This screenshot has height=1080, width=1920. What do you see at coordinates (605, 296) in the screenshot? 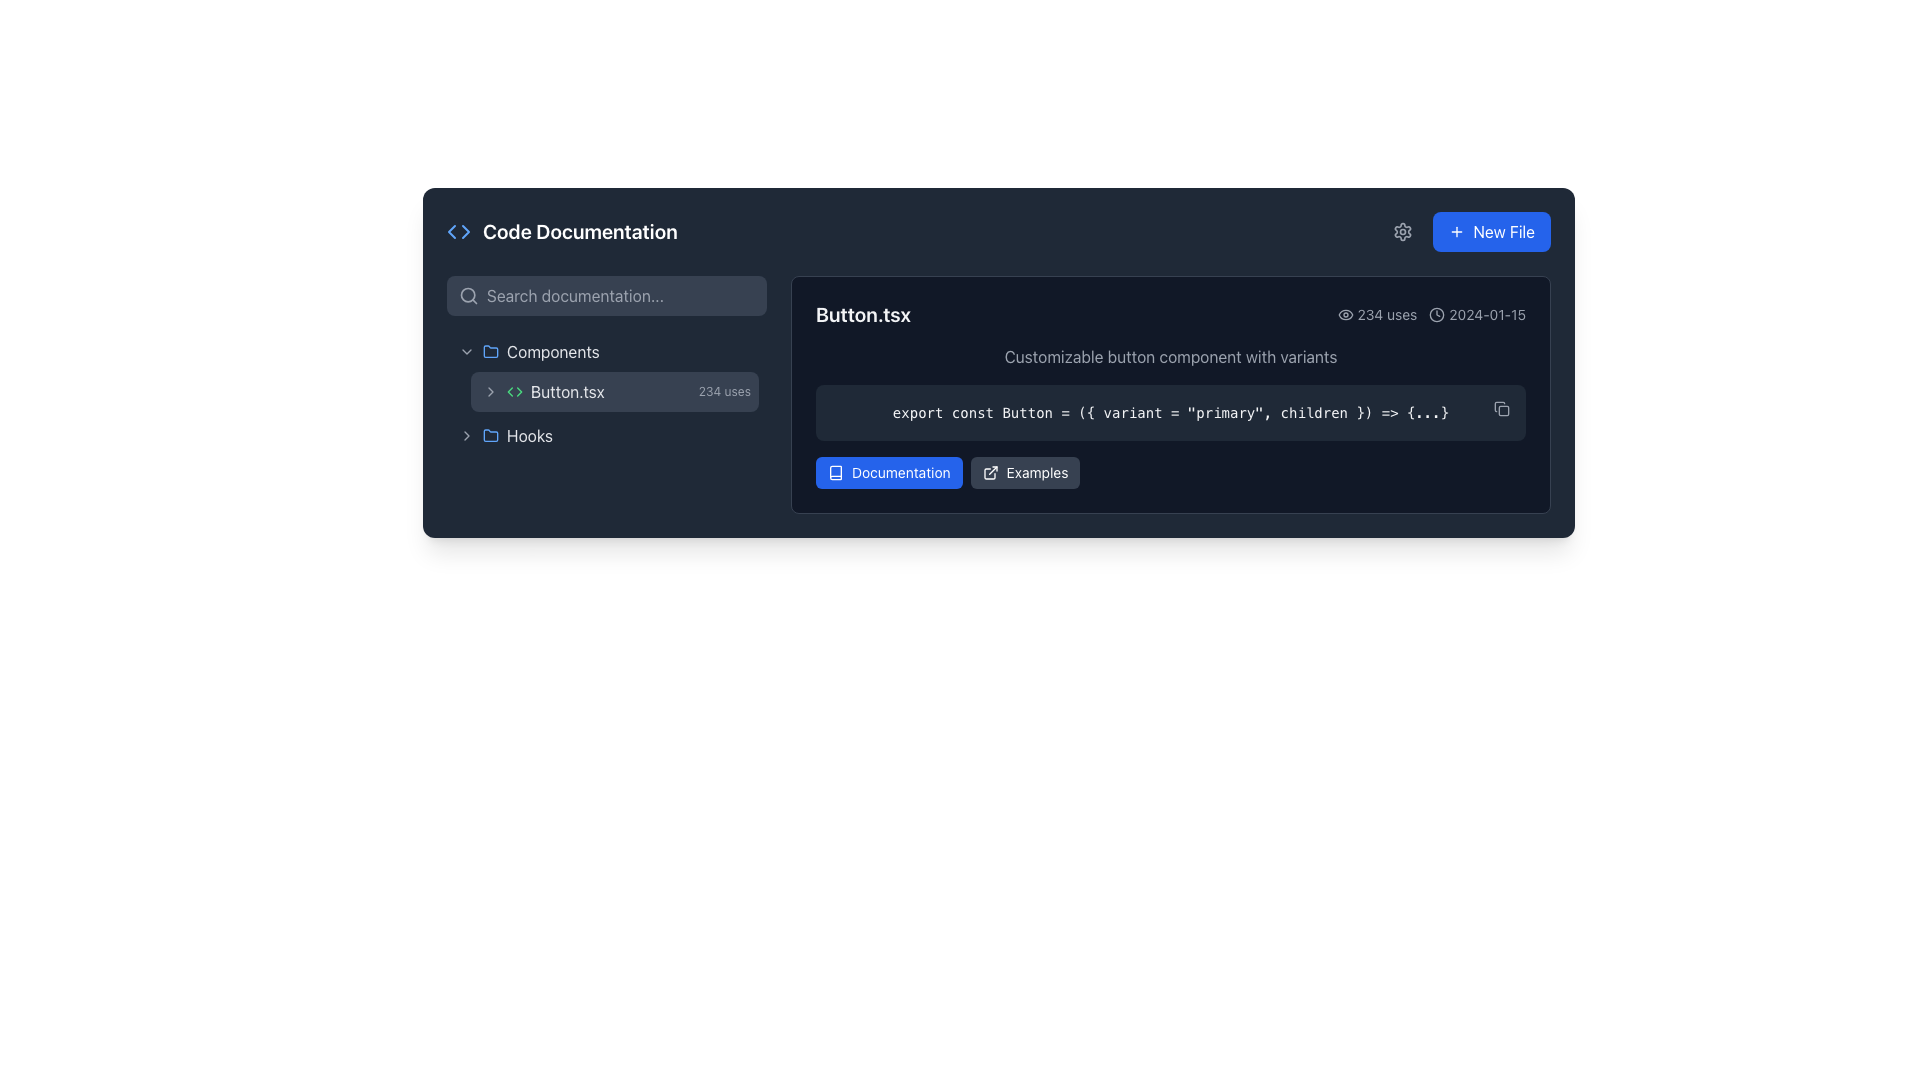
I see `the search bar input field with placeholder text 'Search documentation...' located near the top-left corner of the 'Code Documentation' panel` at bounding box center [605, 296].